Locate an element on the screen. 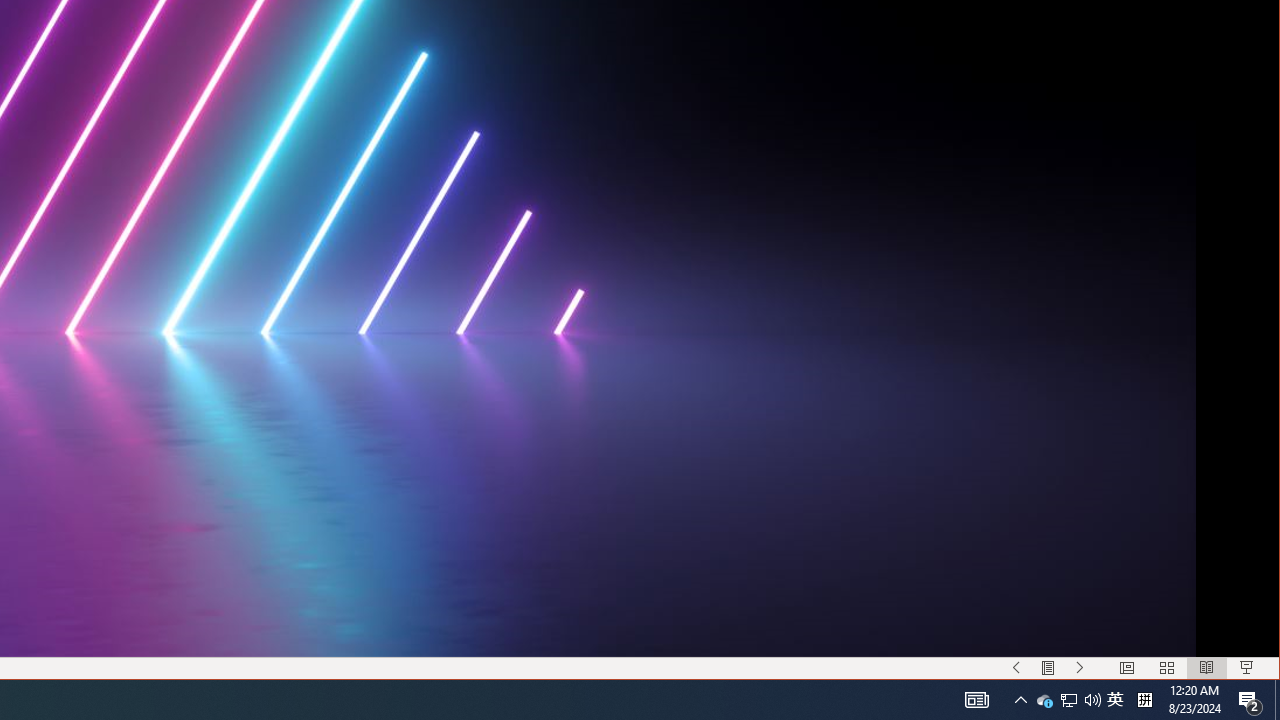 This screenshot has width=1280, height=720. 'AutomationID: 4105' is located at coordinates (977, 698).